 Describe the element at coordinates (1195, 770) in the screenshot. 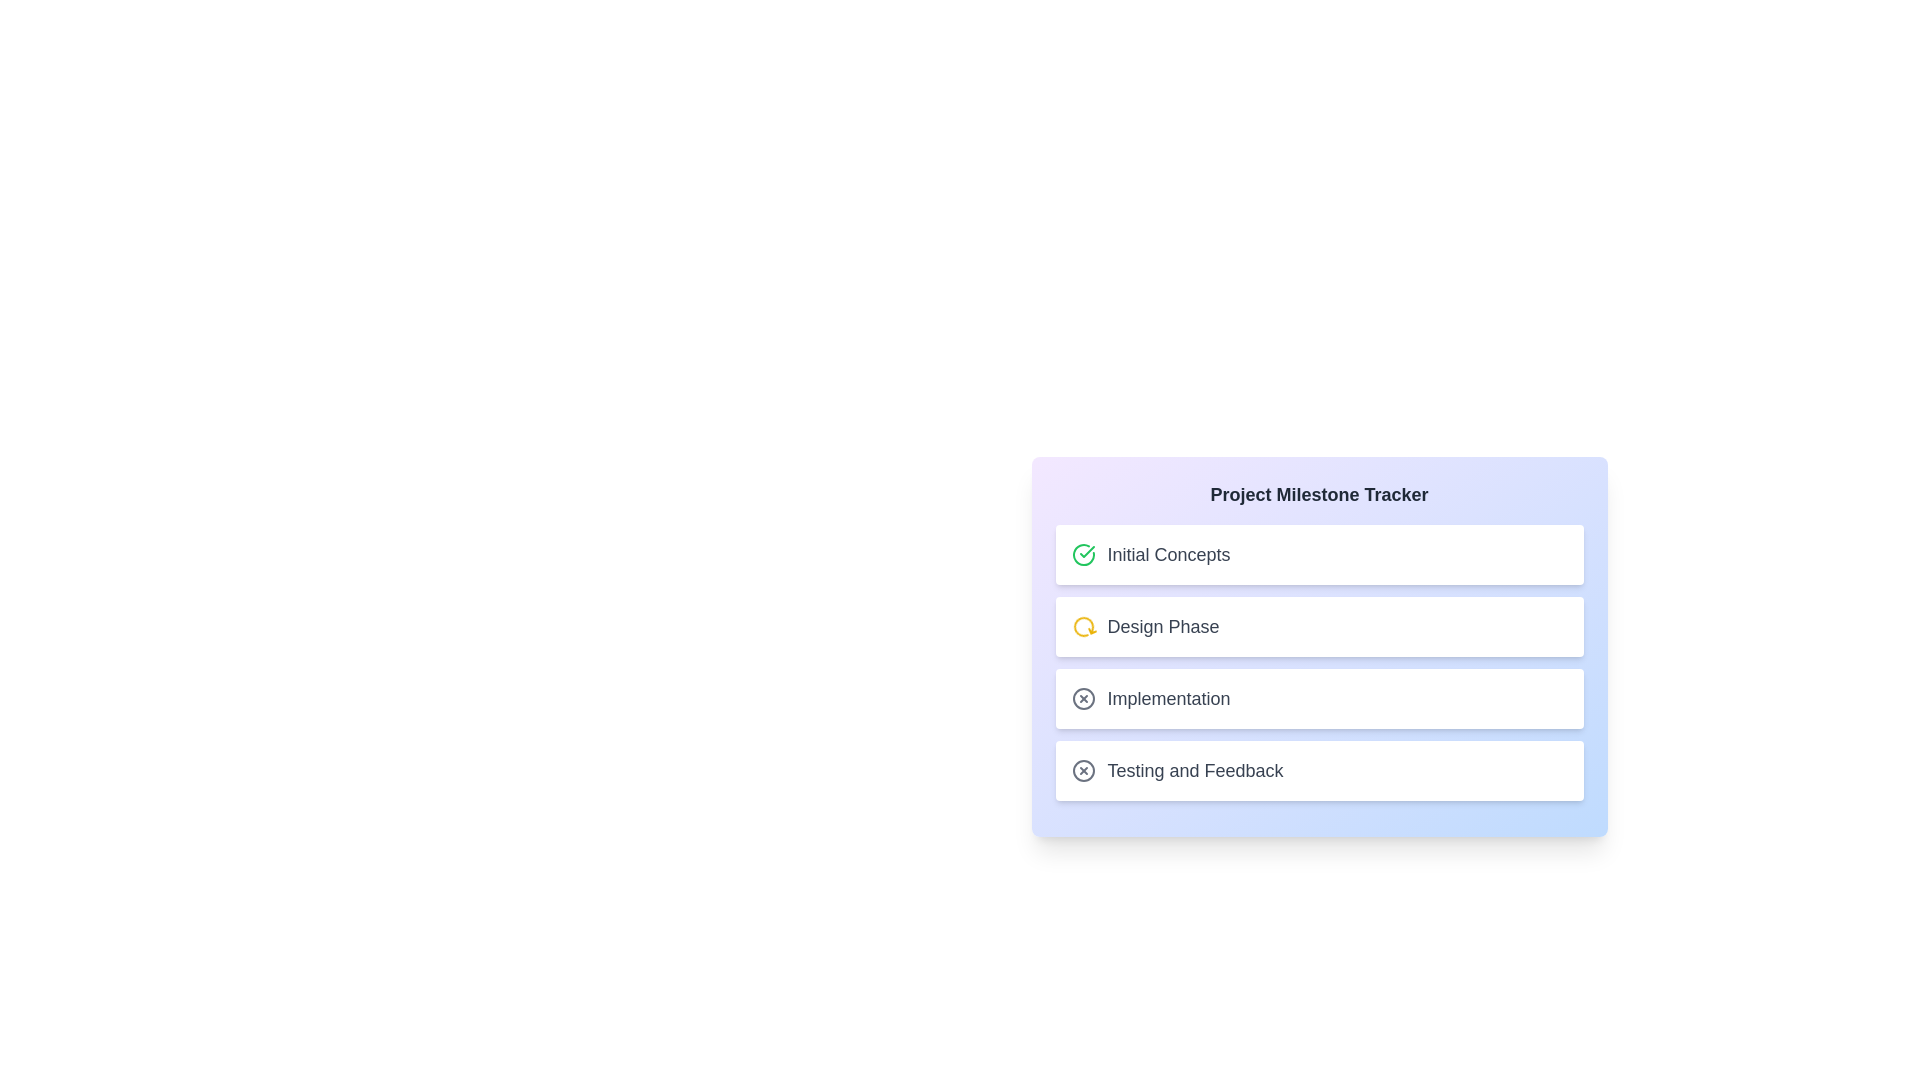

I see `the text label describing the corresponding milestone in the 'Project Milestone Tracker' card to trigger a tooltip or visual response` at that location.